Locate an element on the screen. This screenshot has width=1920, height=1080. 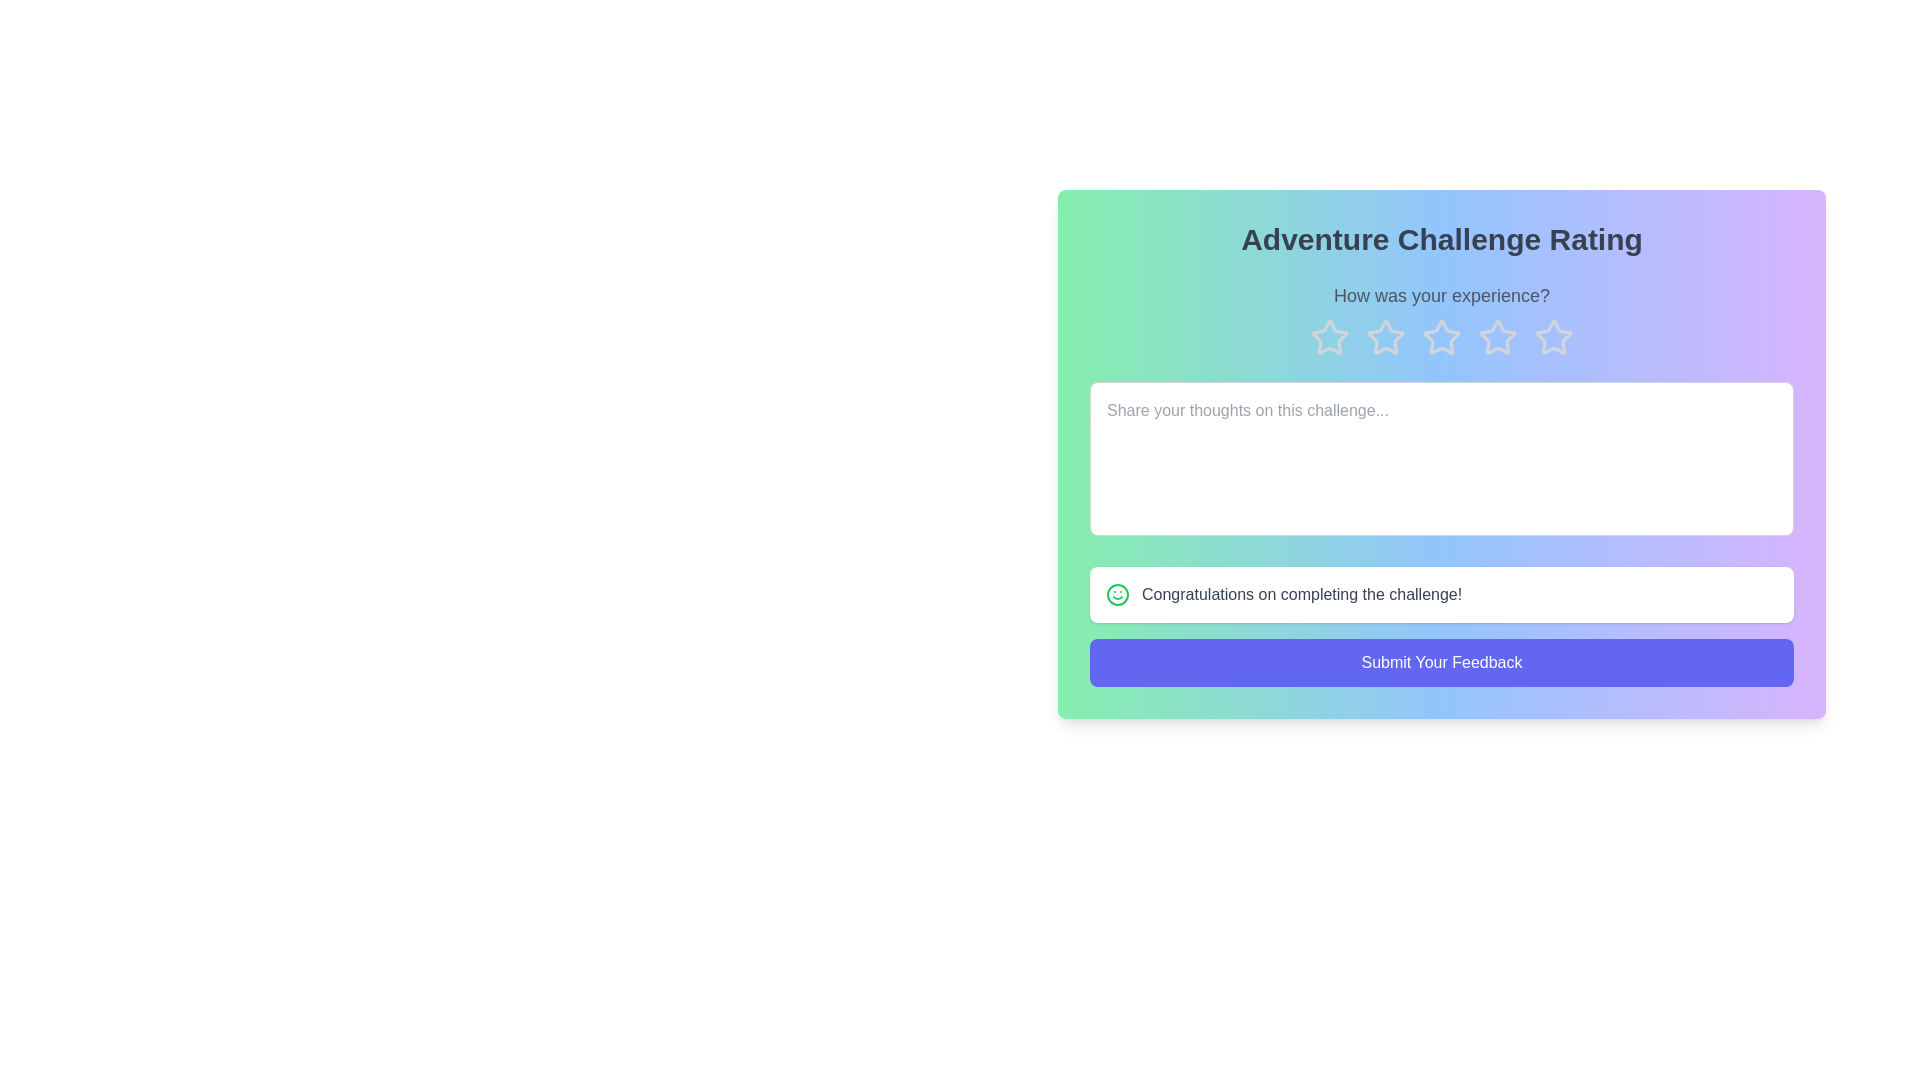
the fifth star icon in the row of rating stars below the 'How was your experience?' text is located at coordinates (1553, 337).